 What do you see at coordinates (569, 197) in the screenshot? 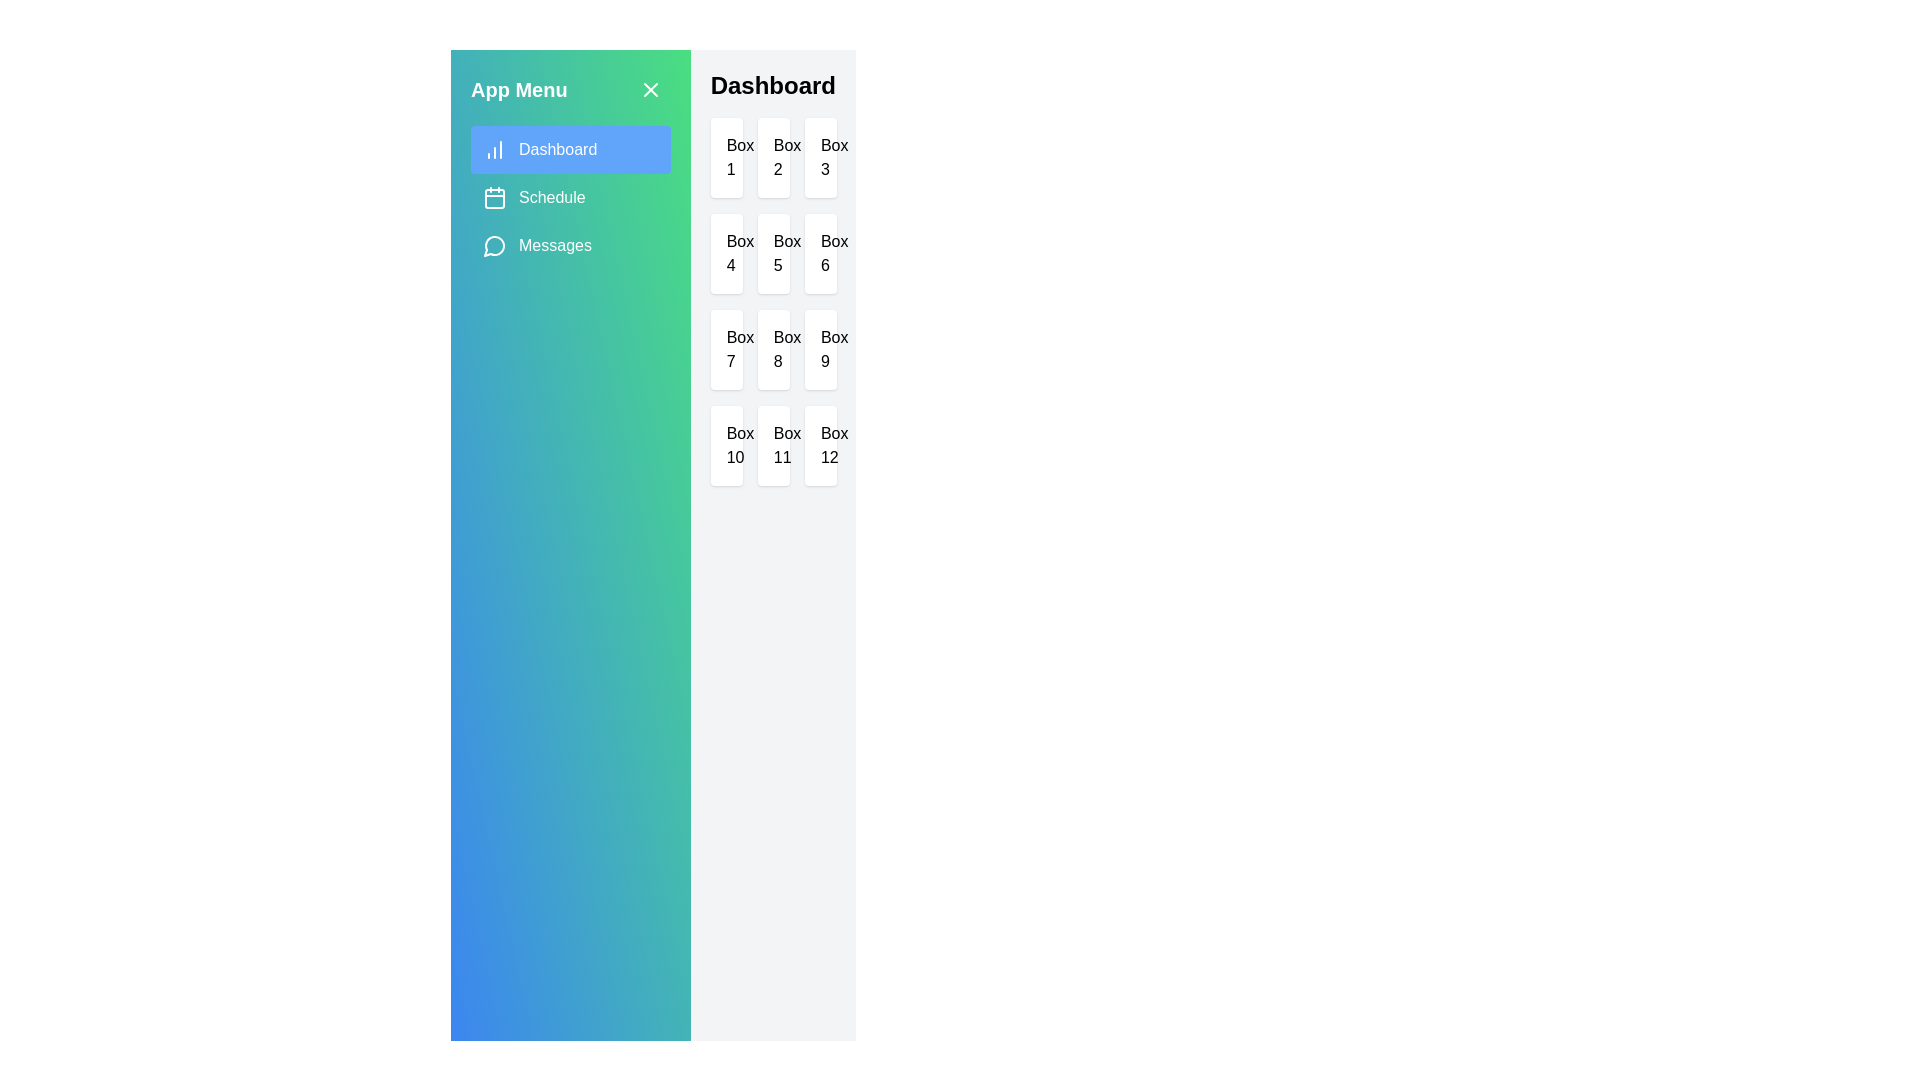
I see `the Schedule tab to view its content` at bounding box center [569, 197].